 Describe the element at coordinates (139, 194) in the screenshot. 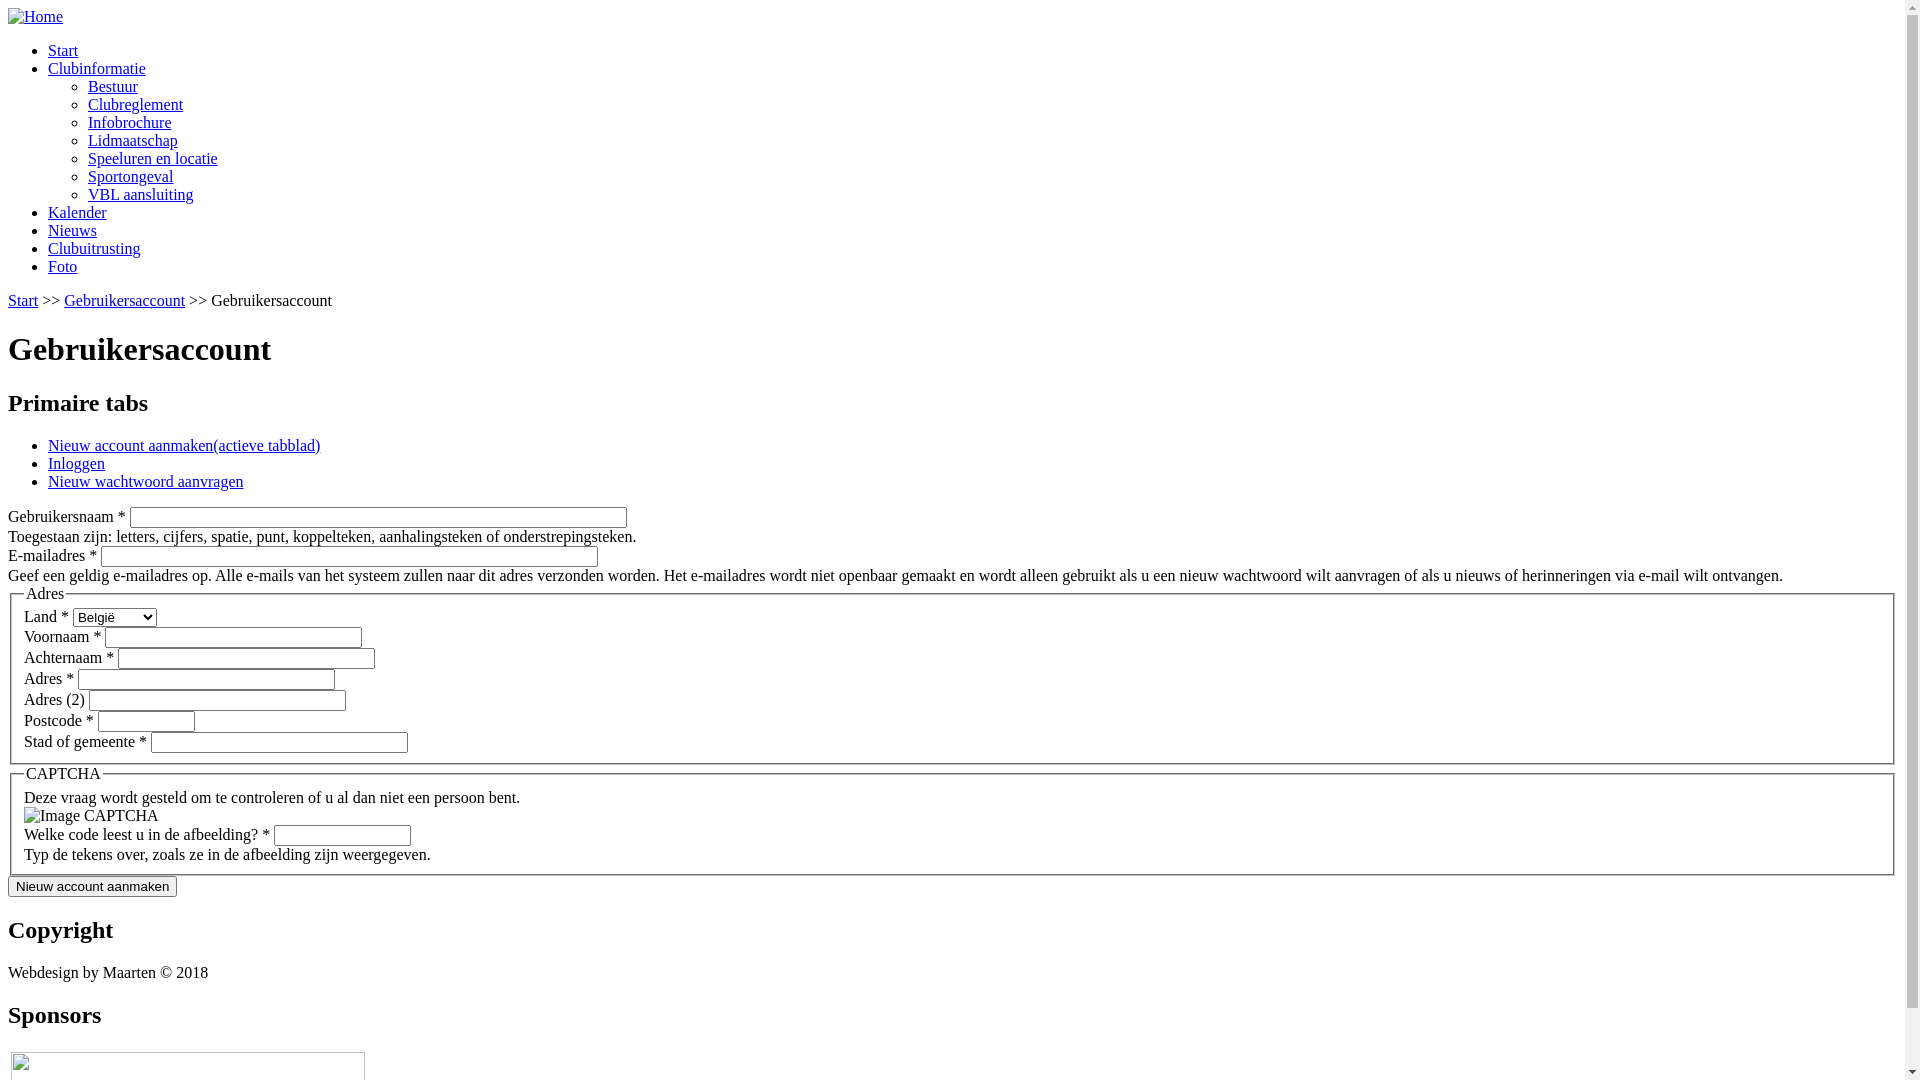

I see `'VBL aansluiting'` at that location.